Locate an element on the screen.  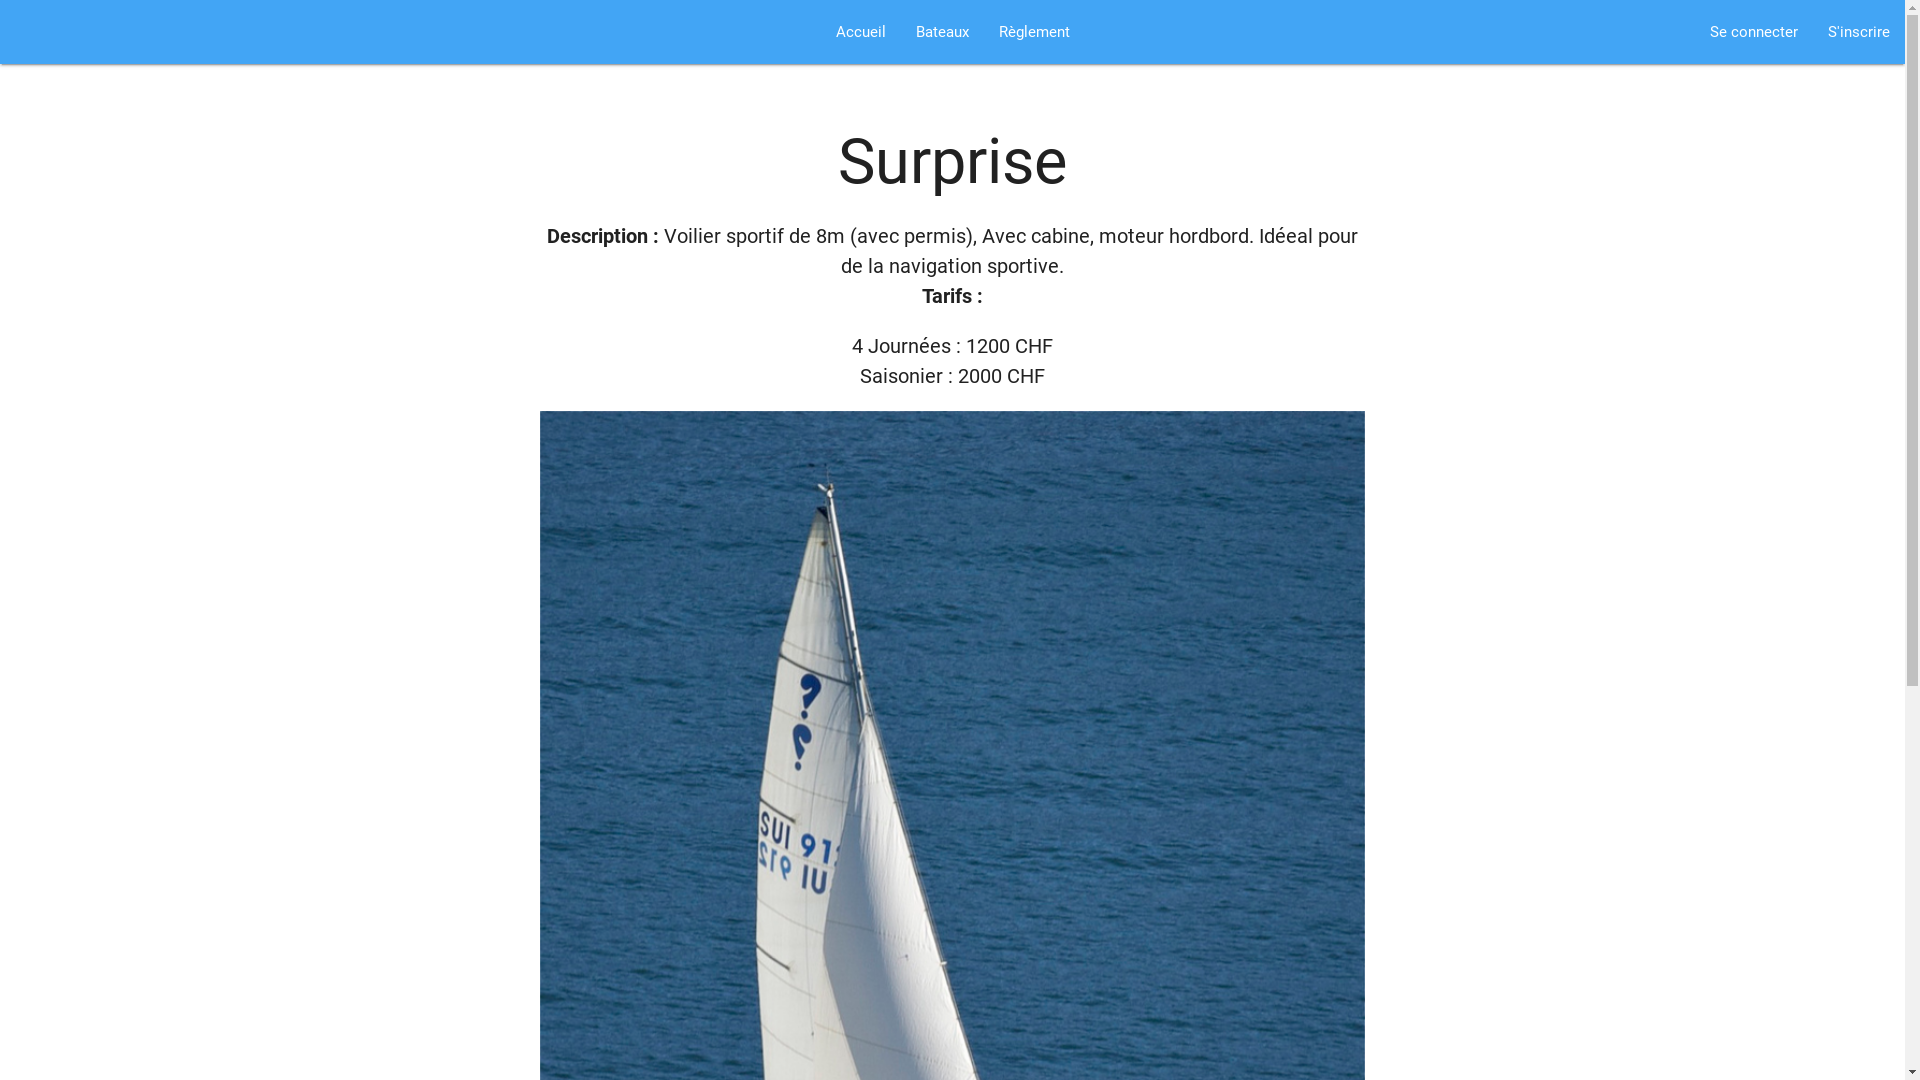
'Bateaux' is located at coordinates (940, 31).